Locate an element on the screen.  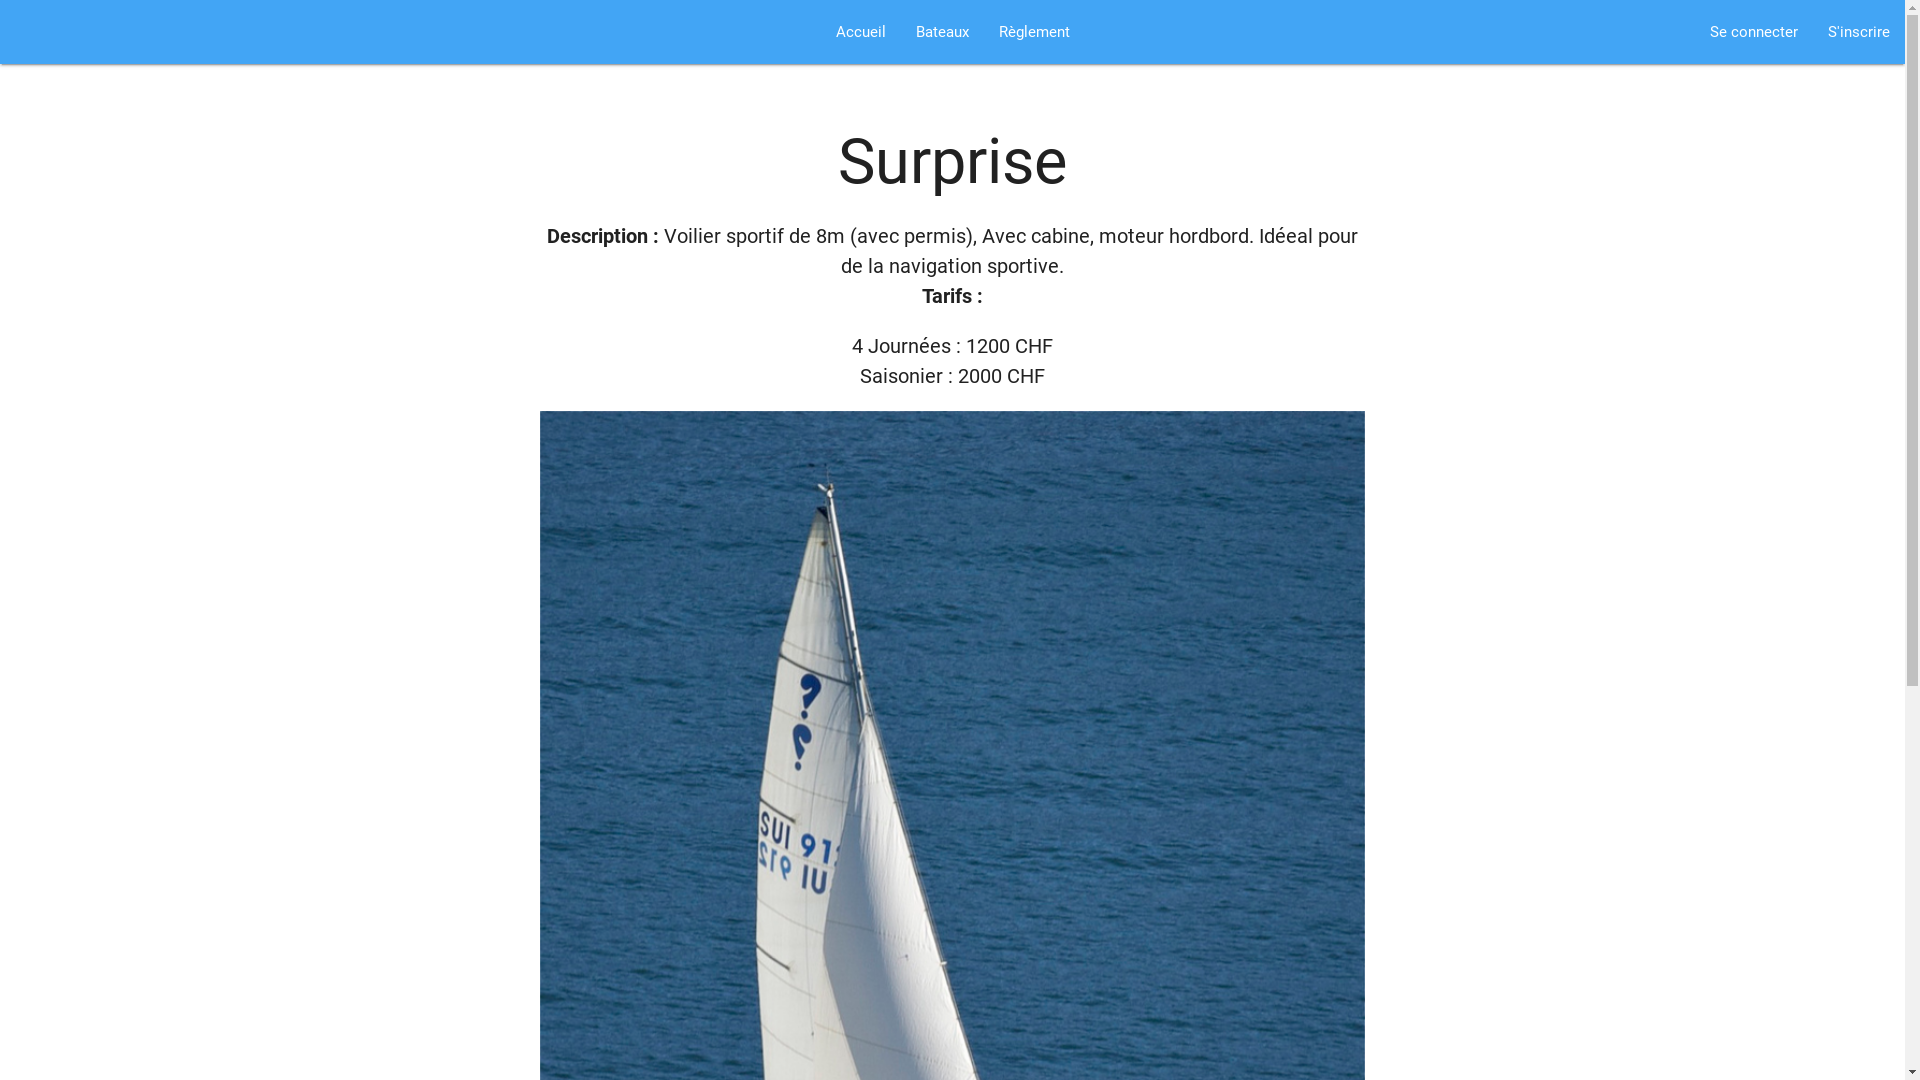
'Bateaux' is located at coordinates (940, 31).